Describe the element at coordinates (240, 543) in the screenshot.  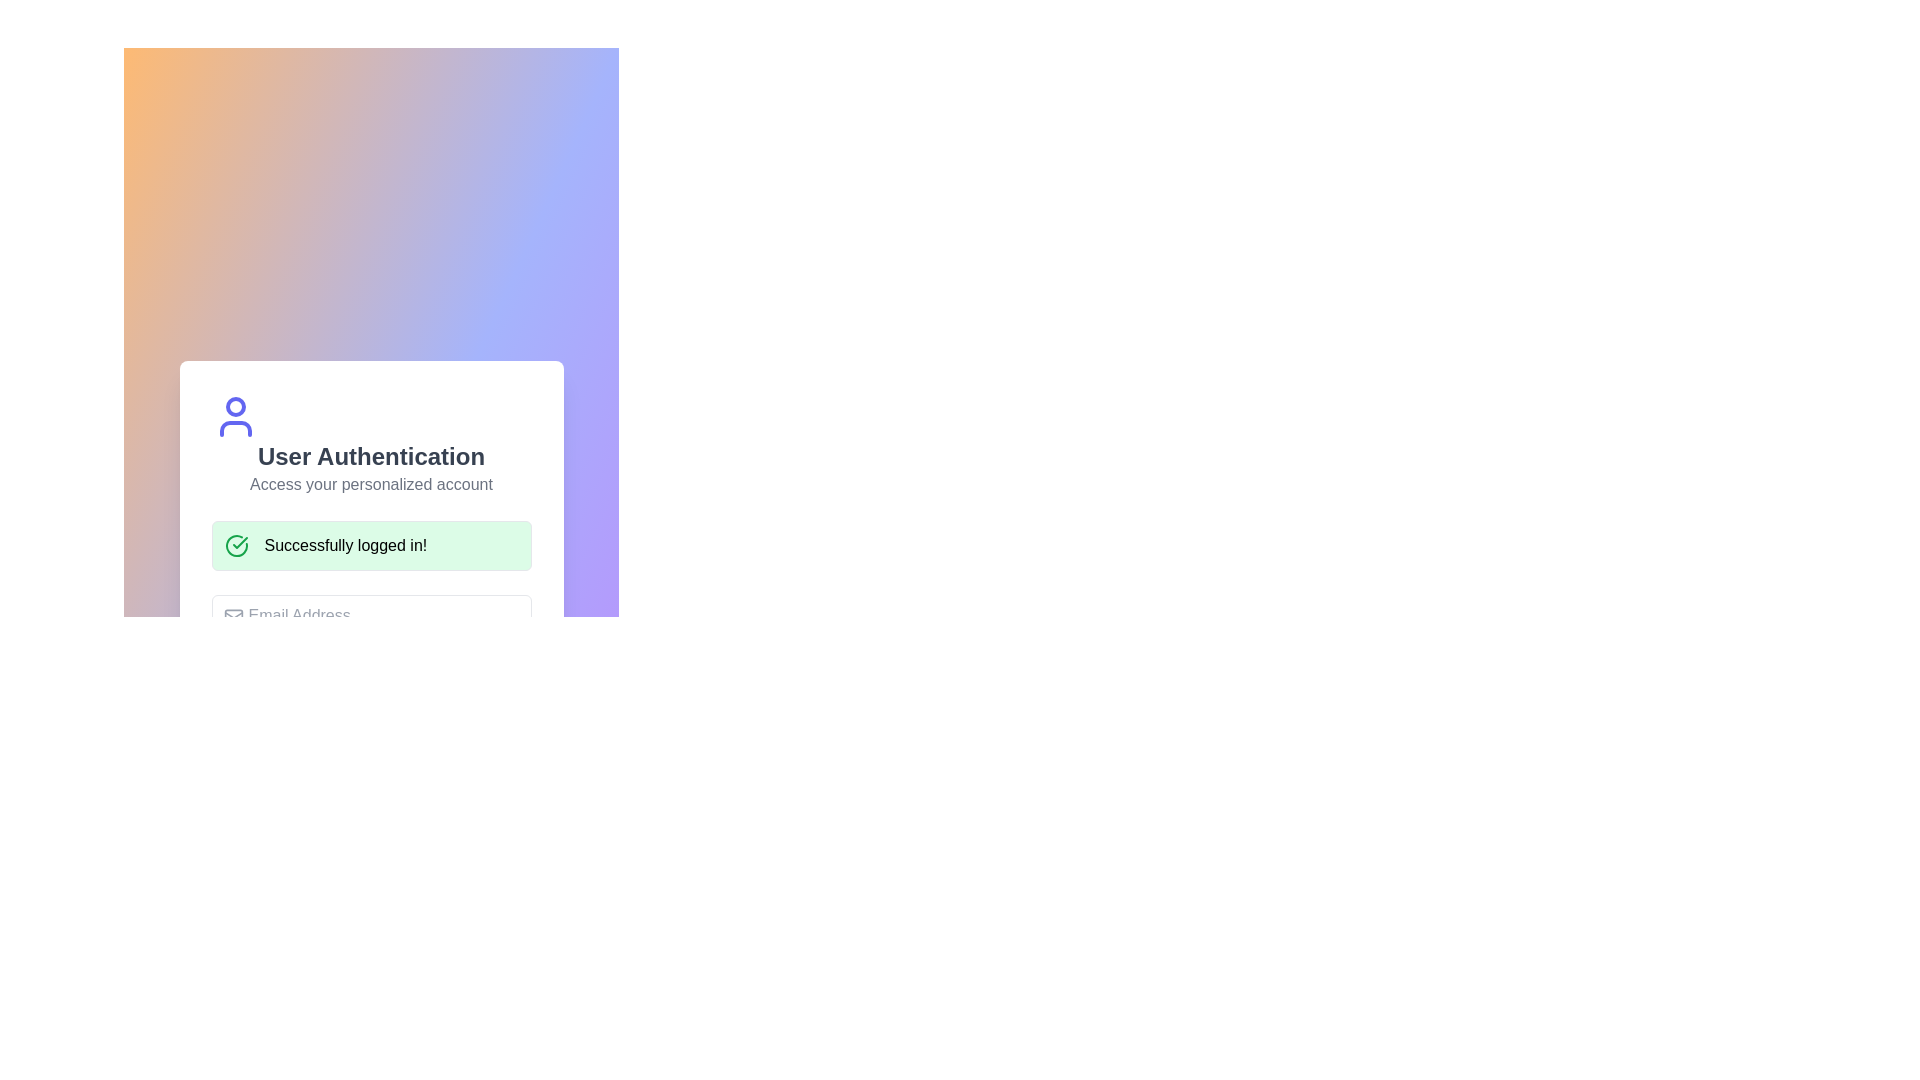
I see `the Checkmark Icon, which is part of a circular green icon indicating a successful operation within the notification panel below 'User Authentication' and 'Access your personalized account'` at that location.